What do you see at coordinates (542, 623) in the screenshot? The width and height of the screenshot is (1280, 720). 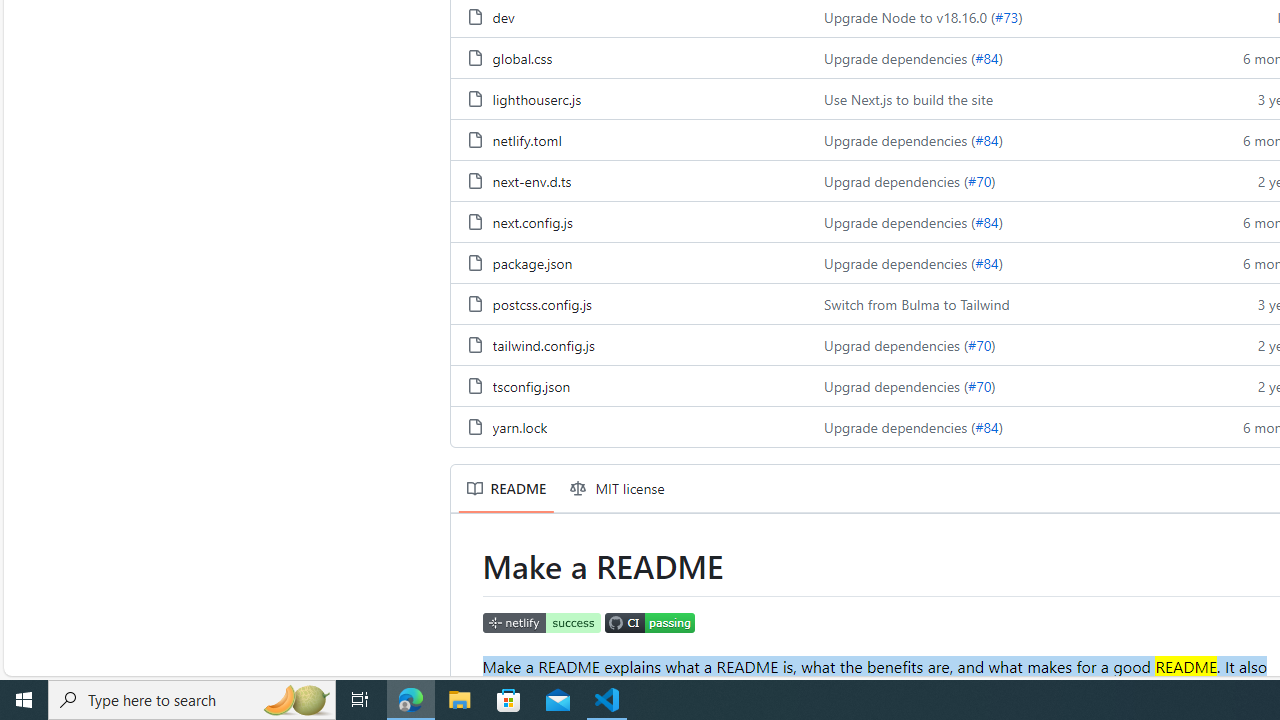 I see `'Netlify Status'` at bounding box center [542, 623].